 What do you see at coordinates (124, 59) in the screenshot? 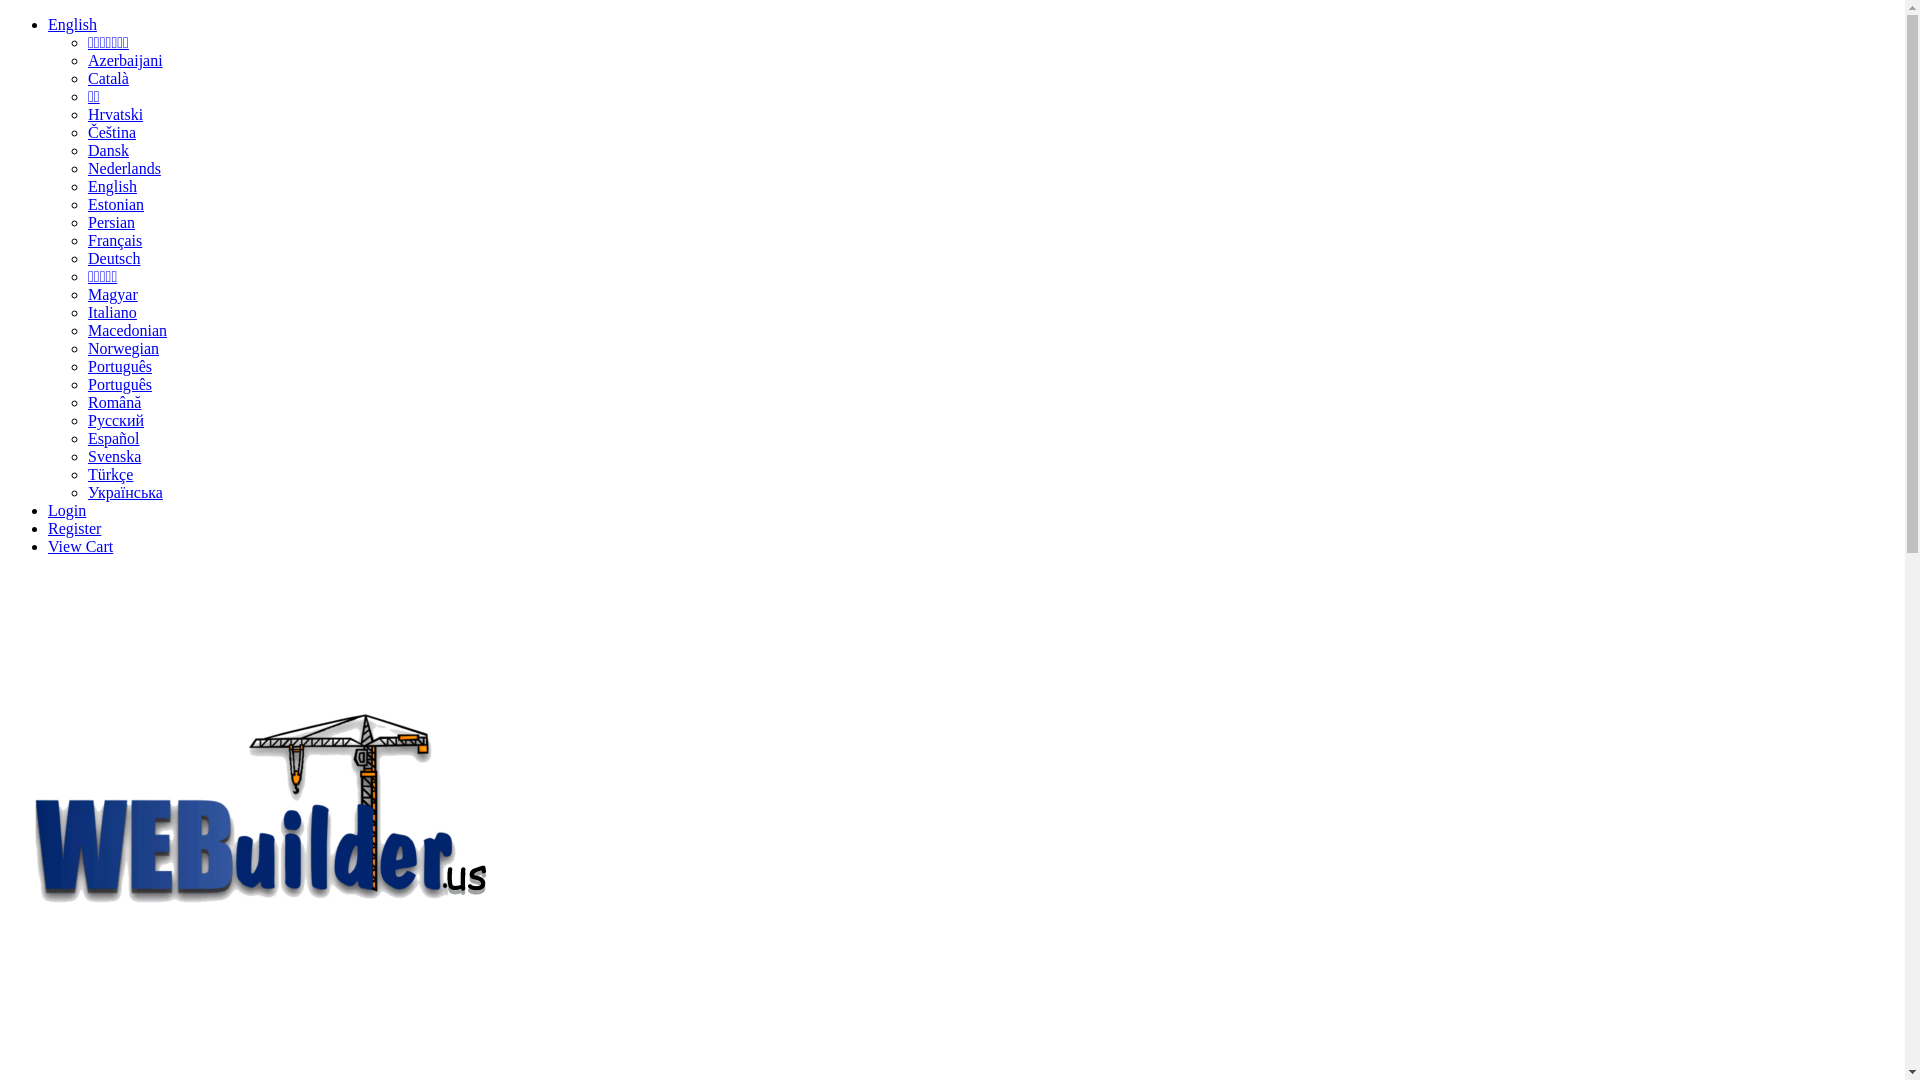
I see `'Azerbaijani'` at bounding box center [124, 59].